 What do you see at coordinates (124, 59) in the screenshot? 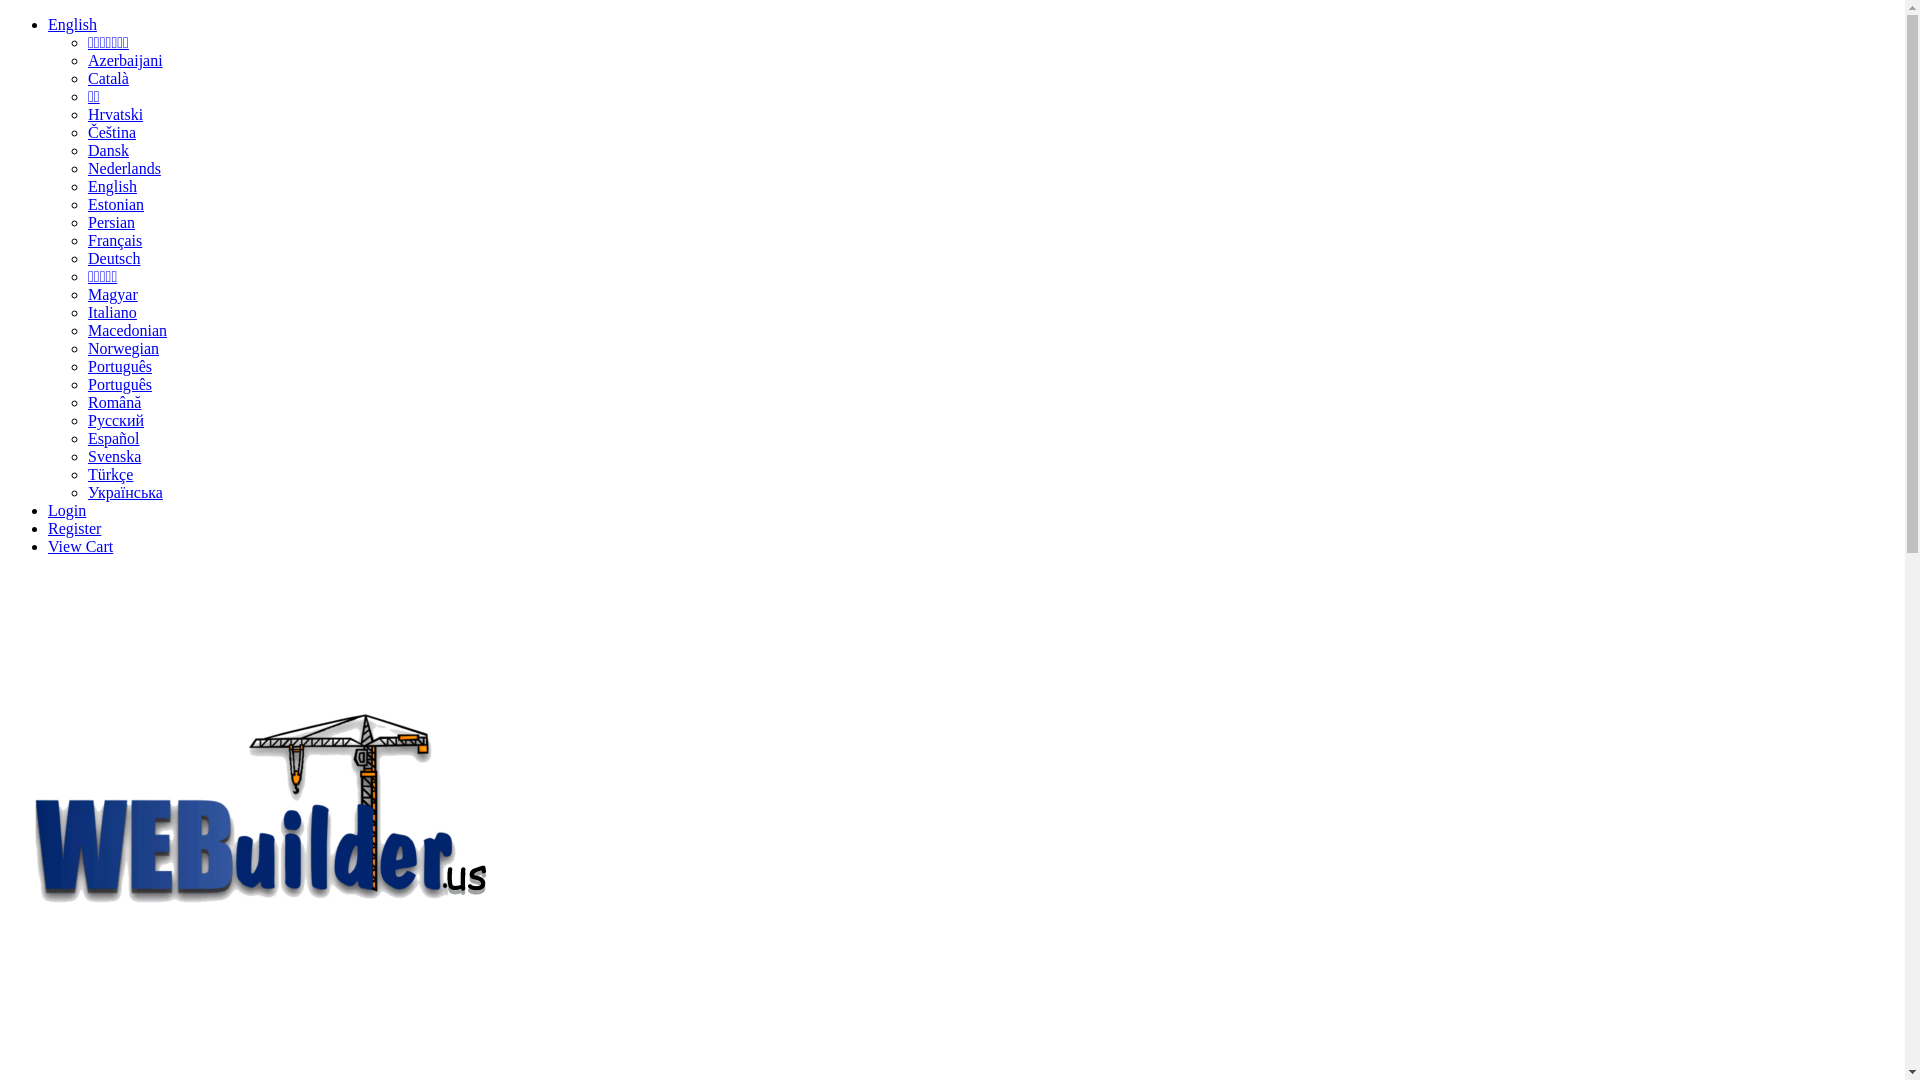
I see `'Azerbaijani'` at bounding box center [124, 59].